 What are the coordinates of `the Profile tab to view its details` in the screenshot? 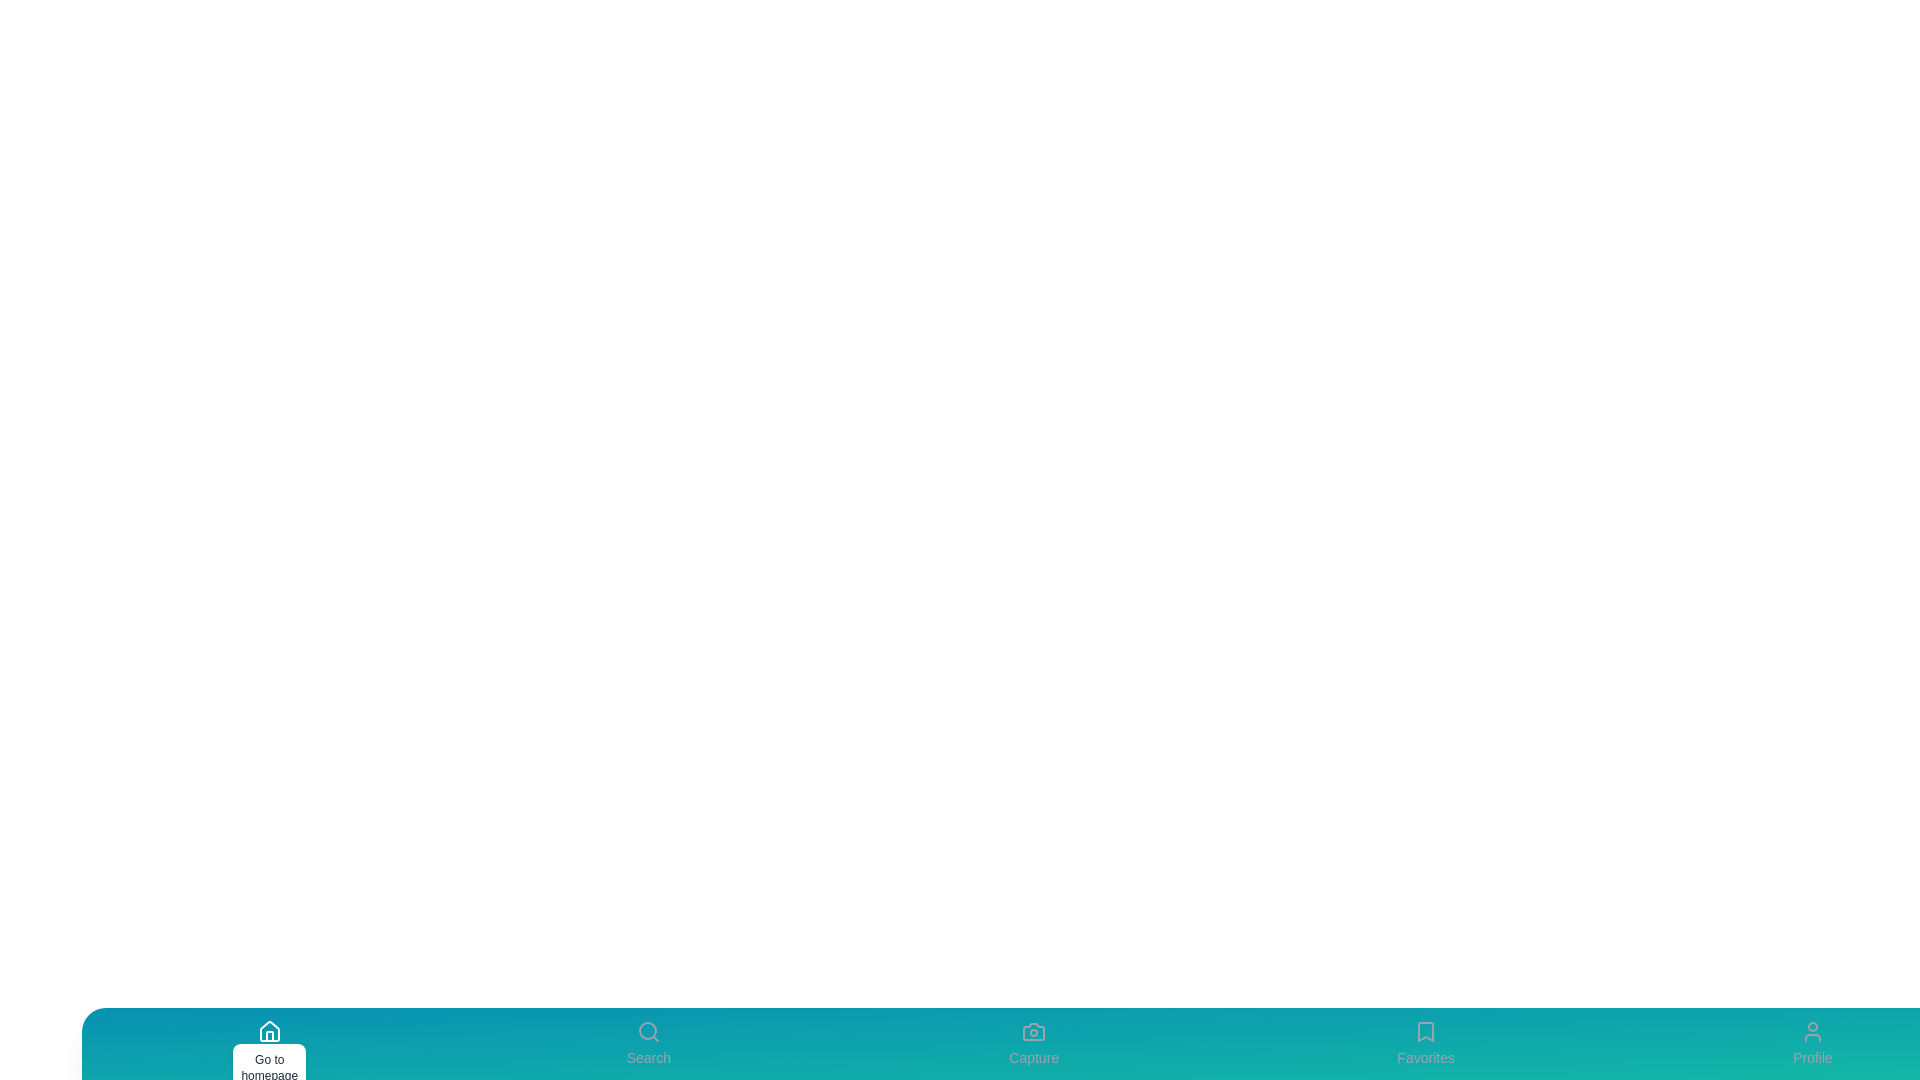 It's located at (1813, 1043).